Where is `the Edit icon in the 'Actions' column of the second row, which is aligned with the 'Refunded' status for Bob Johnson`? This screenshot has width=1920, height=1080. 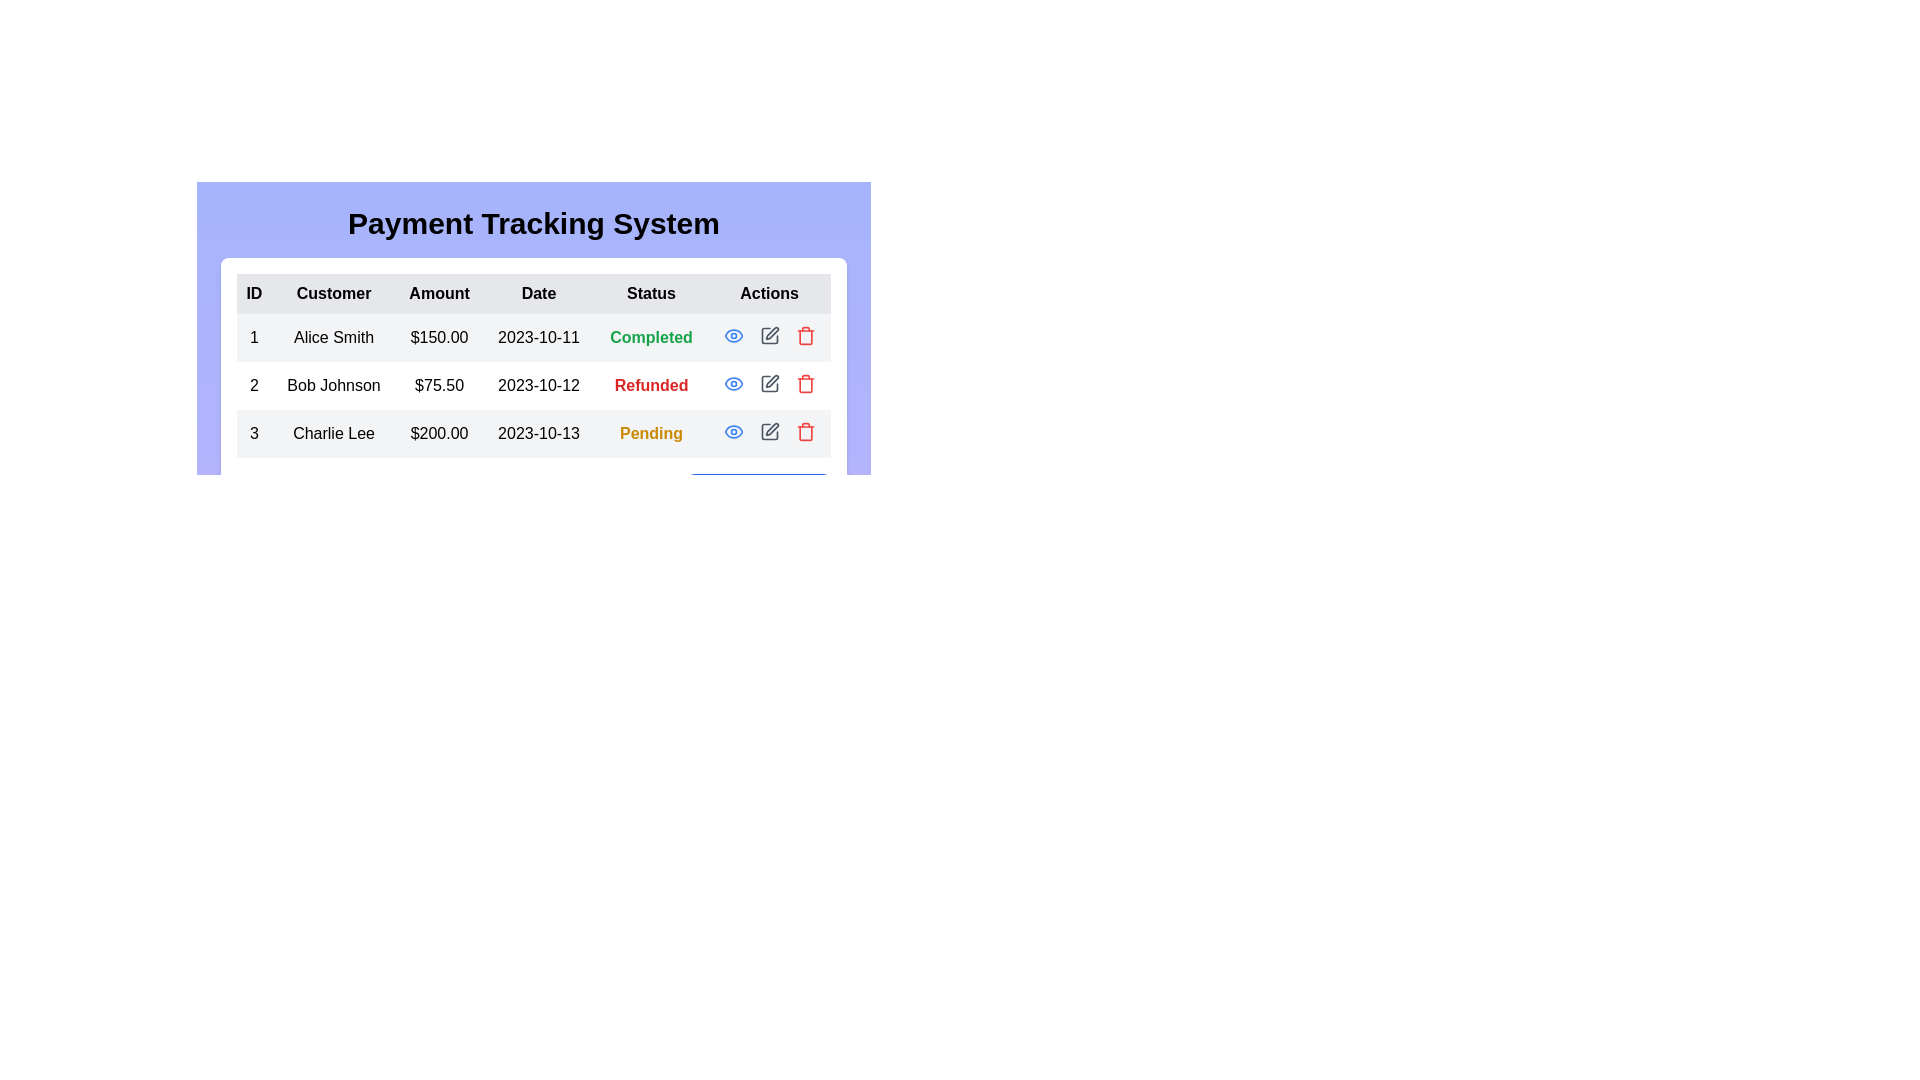 the Edit icon in the 'Actions' column of the second row, which is aligned with the 'Refunded' status for Bob Johnson is located at coordinates (768, 384).